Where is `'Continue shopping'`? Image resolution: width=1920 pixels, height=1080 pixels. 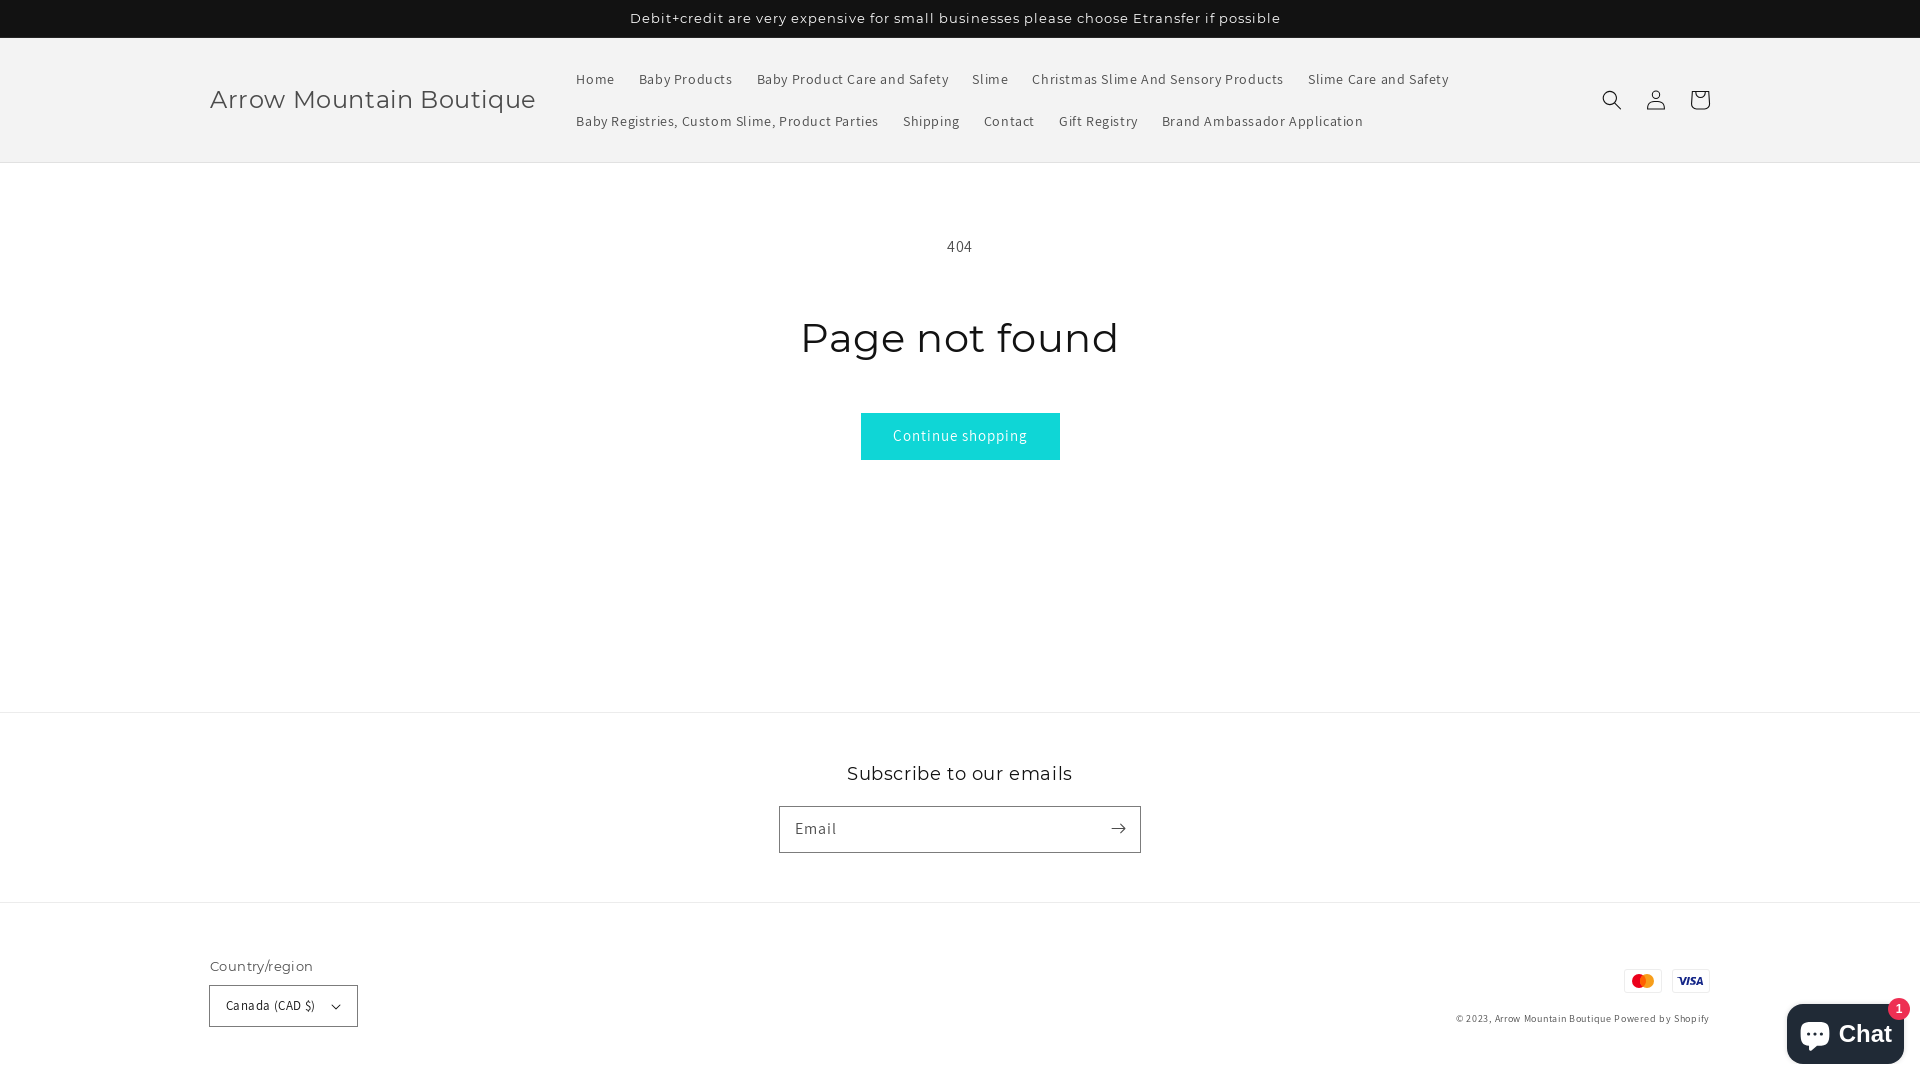
'Continue shopping' is located at coordinates (960, 435).